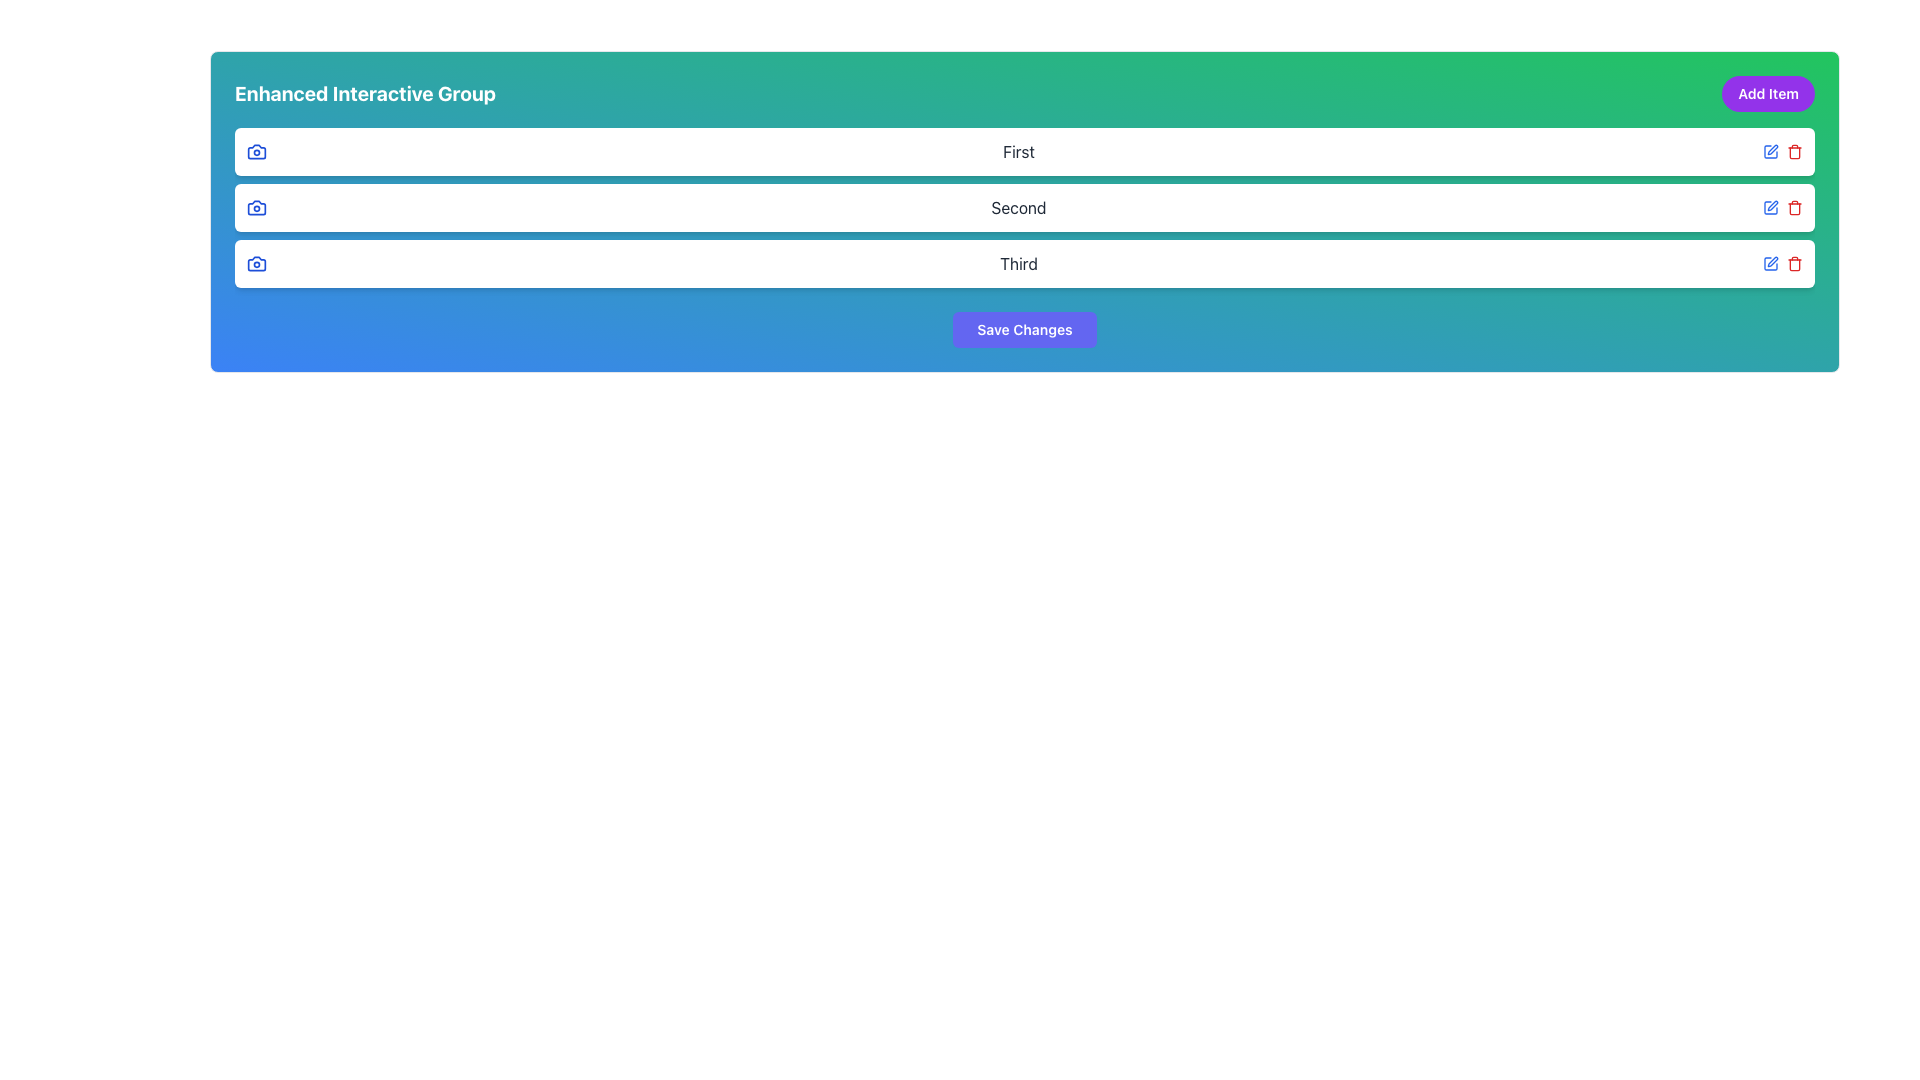 Image resolution: width=1920 pixels, height=1080 pixels. What do you see at coordinates (1771, 208) in the screenshot?
I see `the rectangular icon resembling a simplified square outline, which is part of an SVG graphic and positioned in the third row of items, next to the garbage bin icon` at bounding box center [1771, 208].